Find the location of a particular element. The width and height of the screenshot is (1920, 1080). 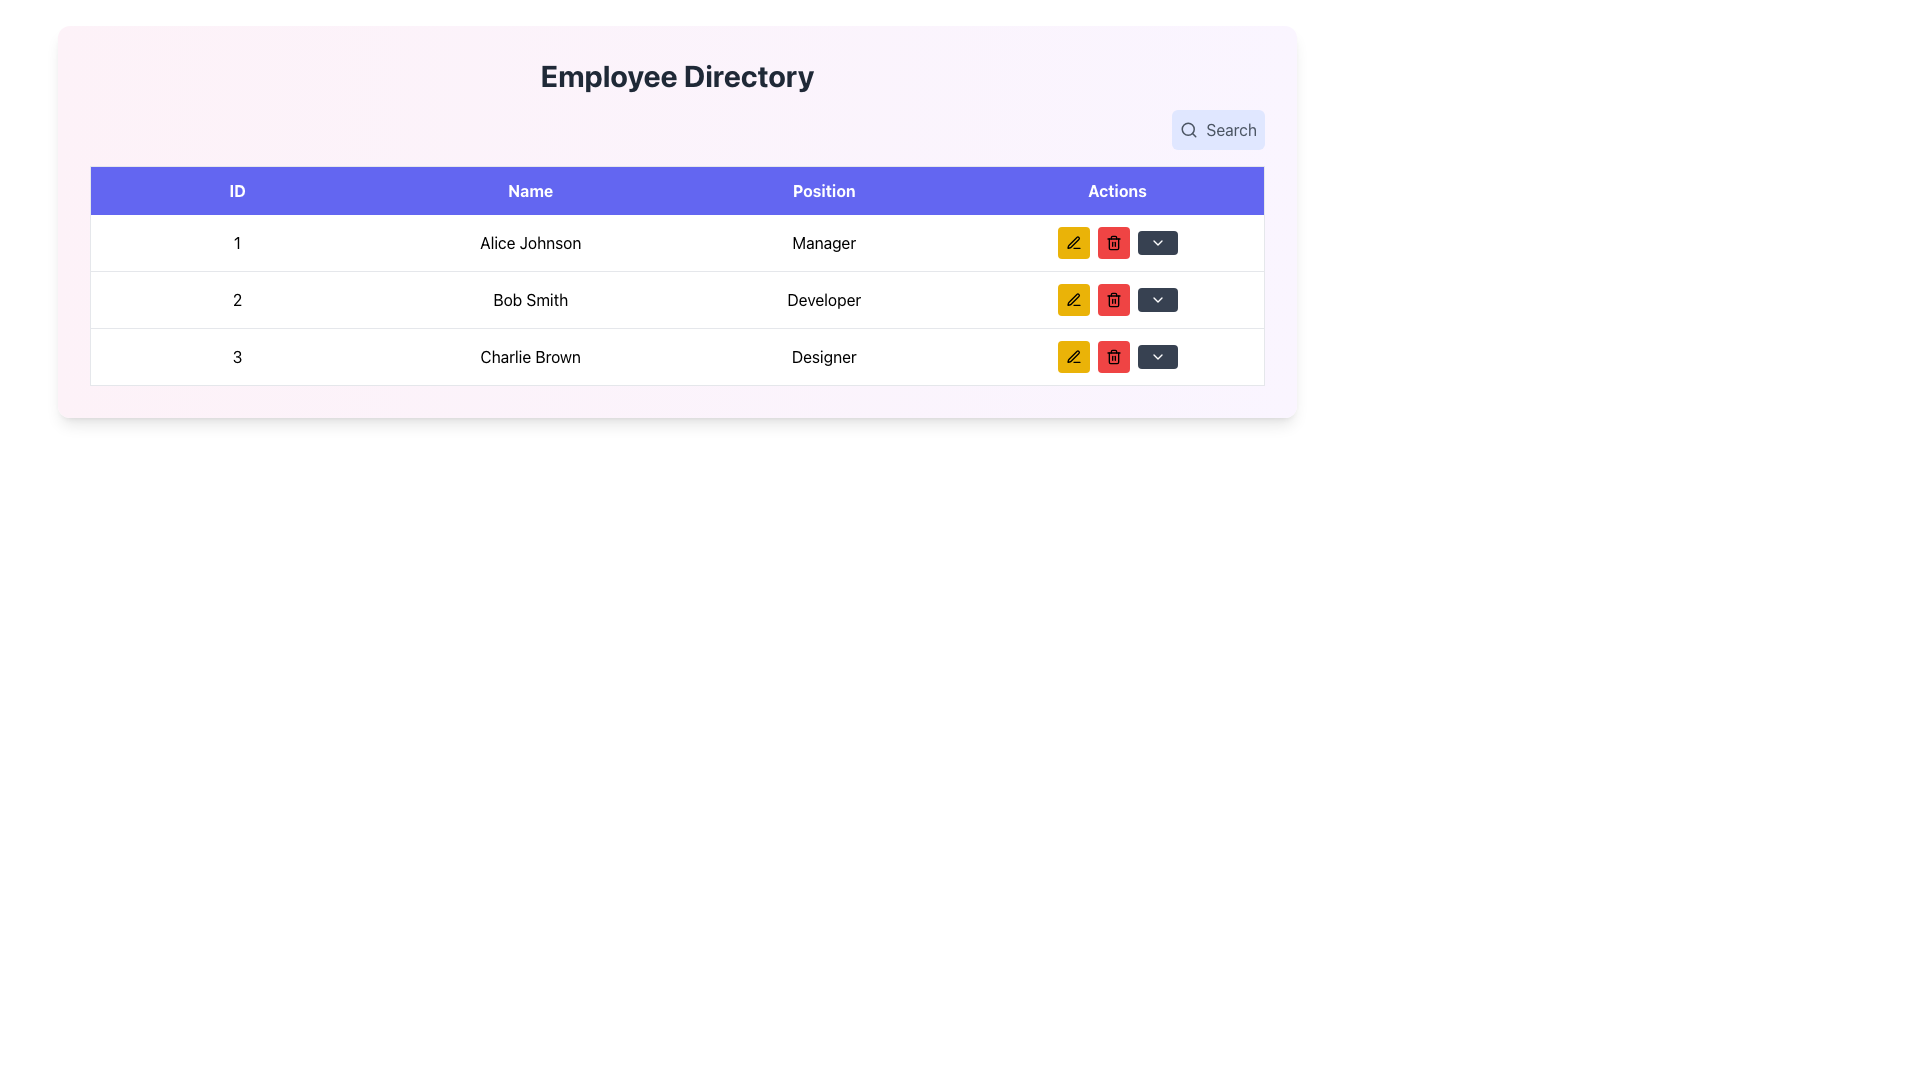

the Label/Text displaying the name of the employee in the 'Employee Directory' table located in the third row and second column is located at coordinates (530, 356).